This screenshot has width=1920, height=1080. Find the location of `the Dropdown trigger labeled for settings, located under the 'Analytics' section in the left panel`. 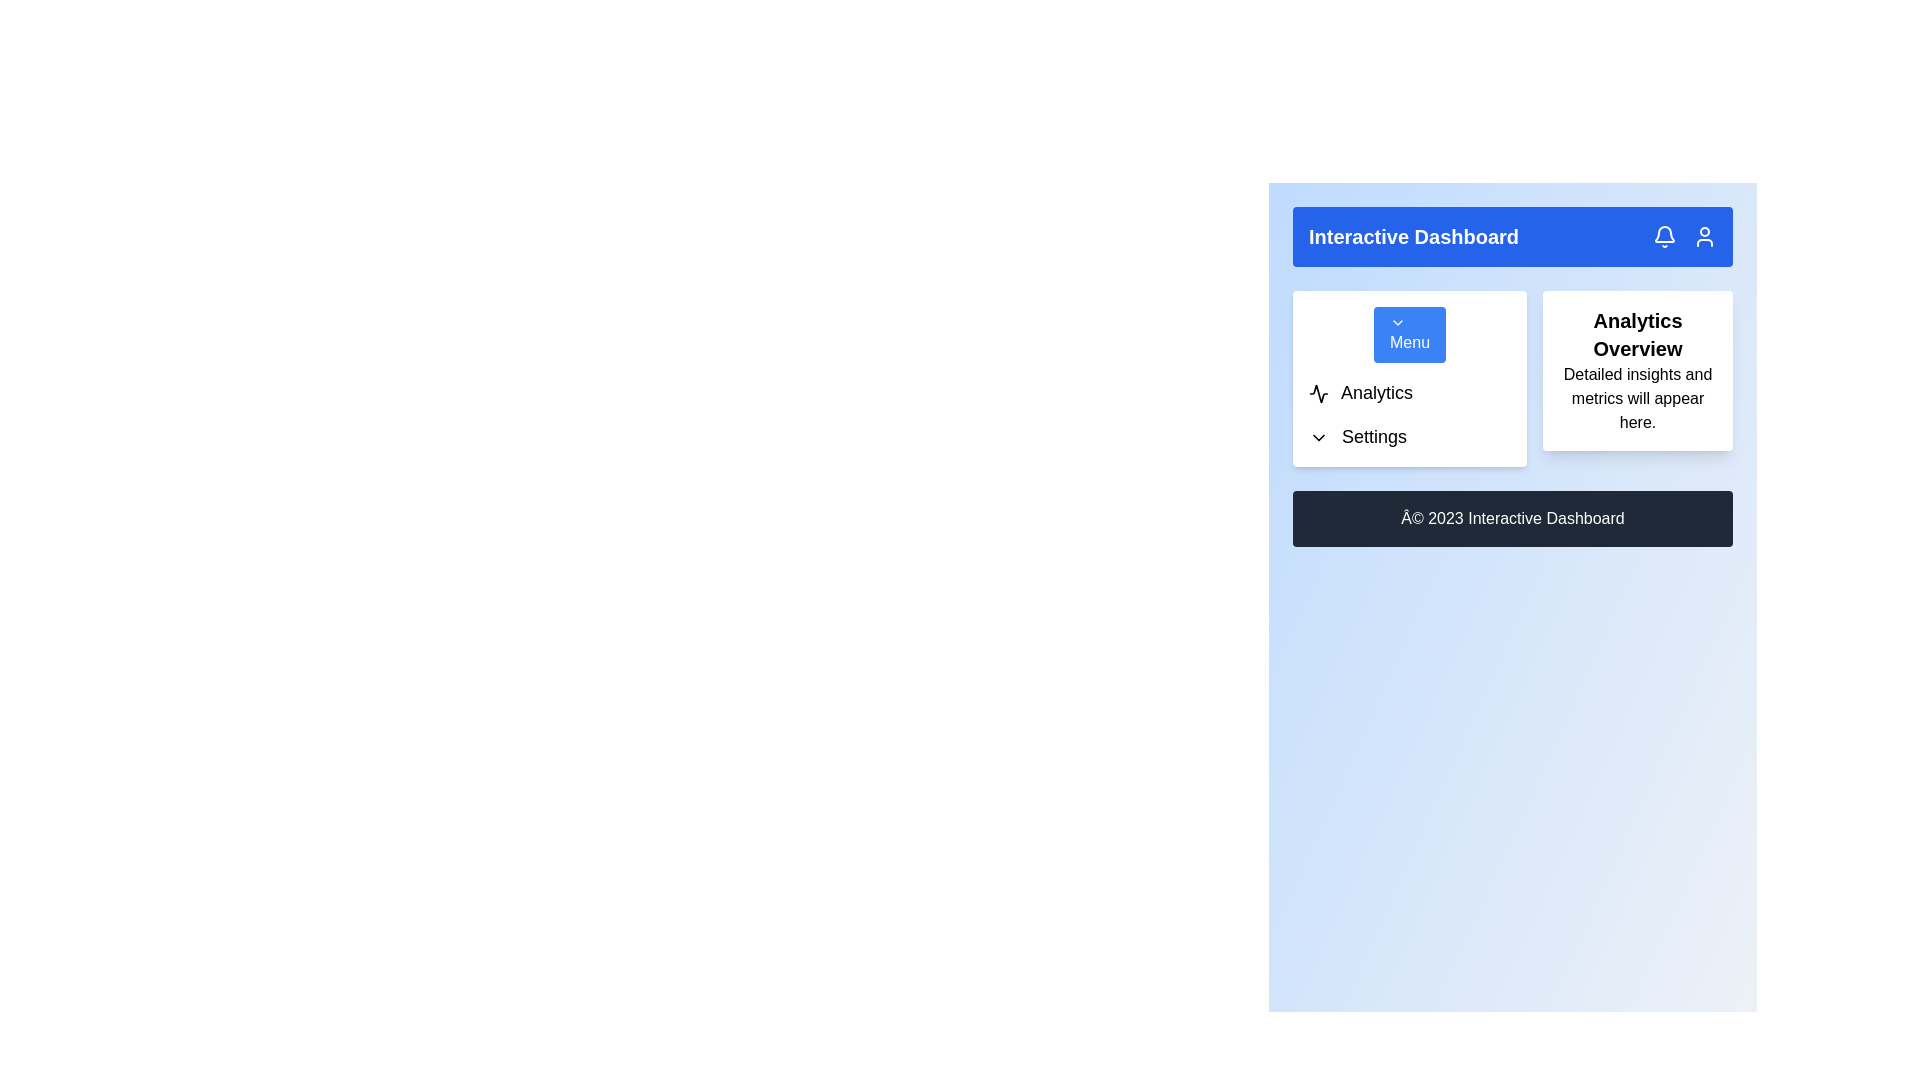

the Dropdown trigger labeled for settings, located under the 'Analytics' section in the left panel is located at coordinates (1409, 435).